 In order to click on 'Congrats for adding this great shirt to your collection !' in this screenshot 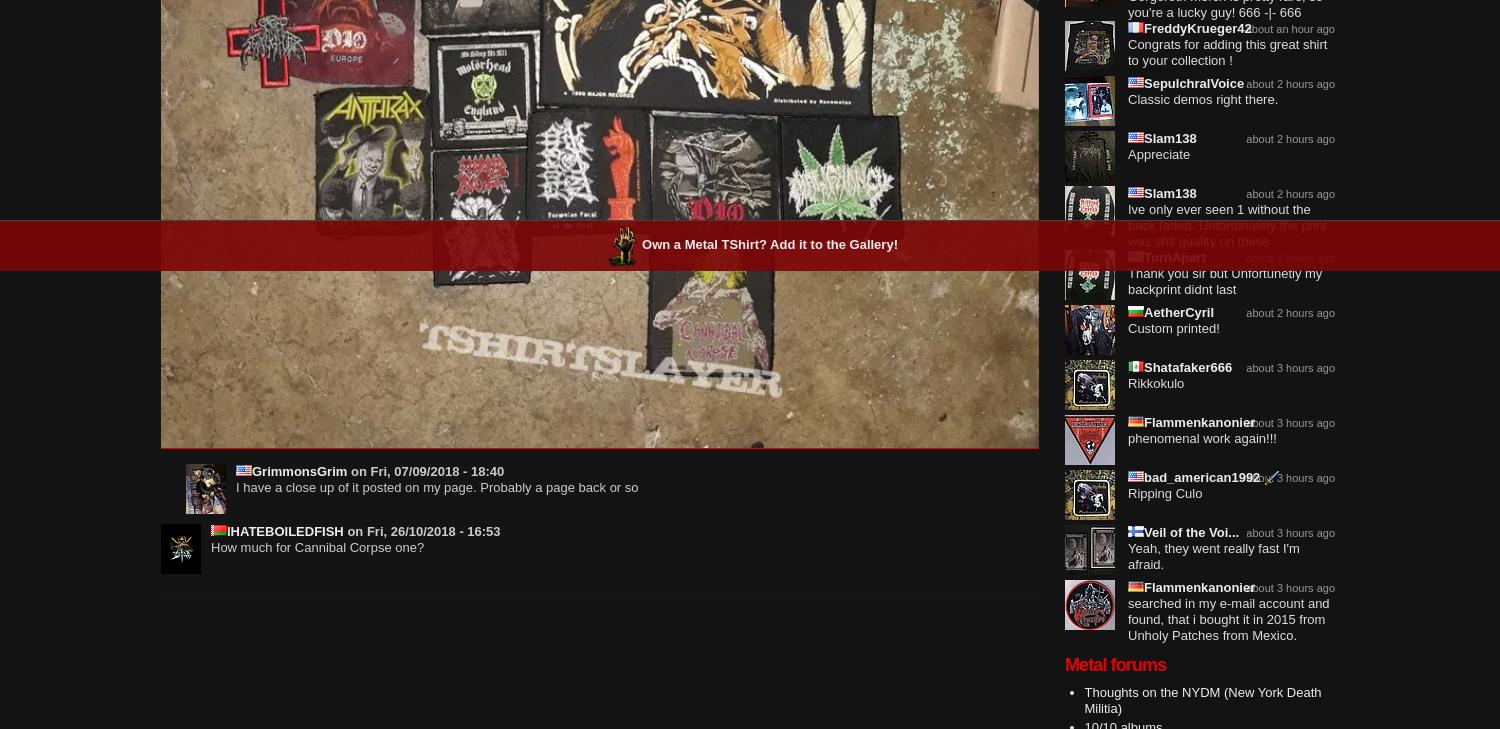, I will do `click(1226, 50)`.